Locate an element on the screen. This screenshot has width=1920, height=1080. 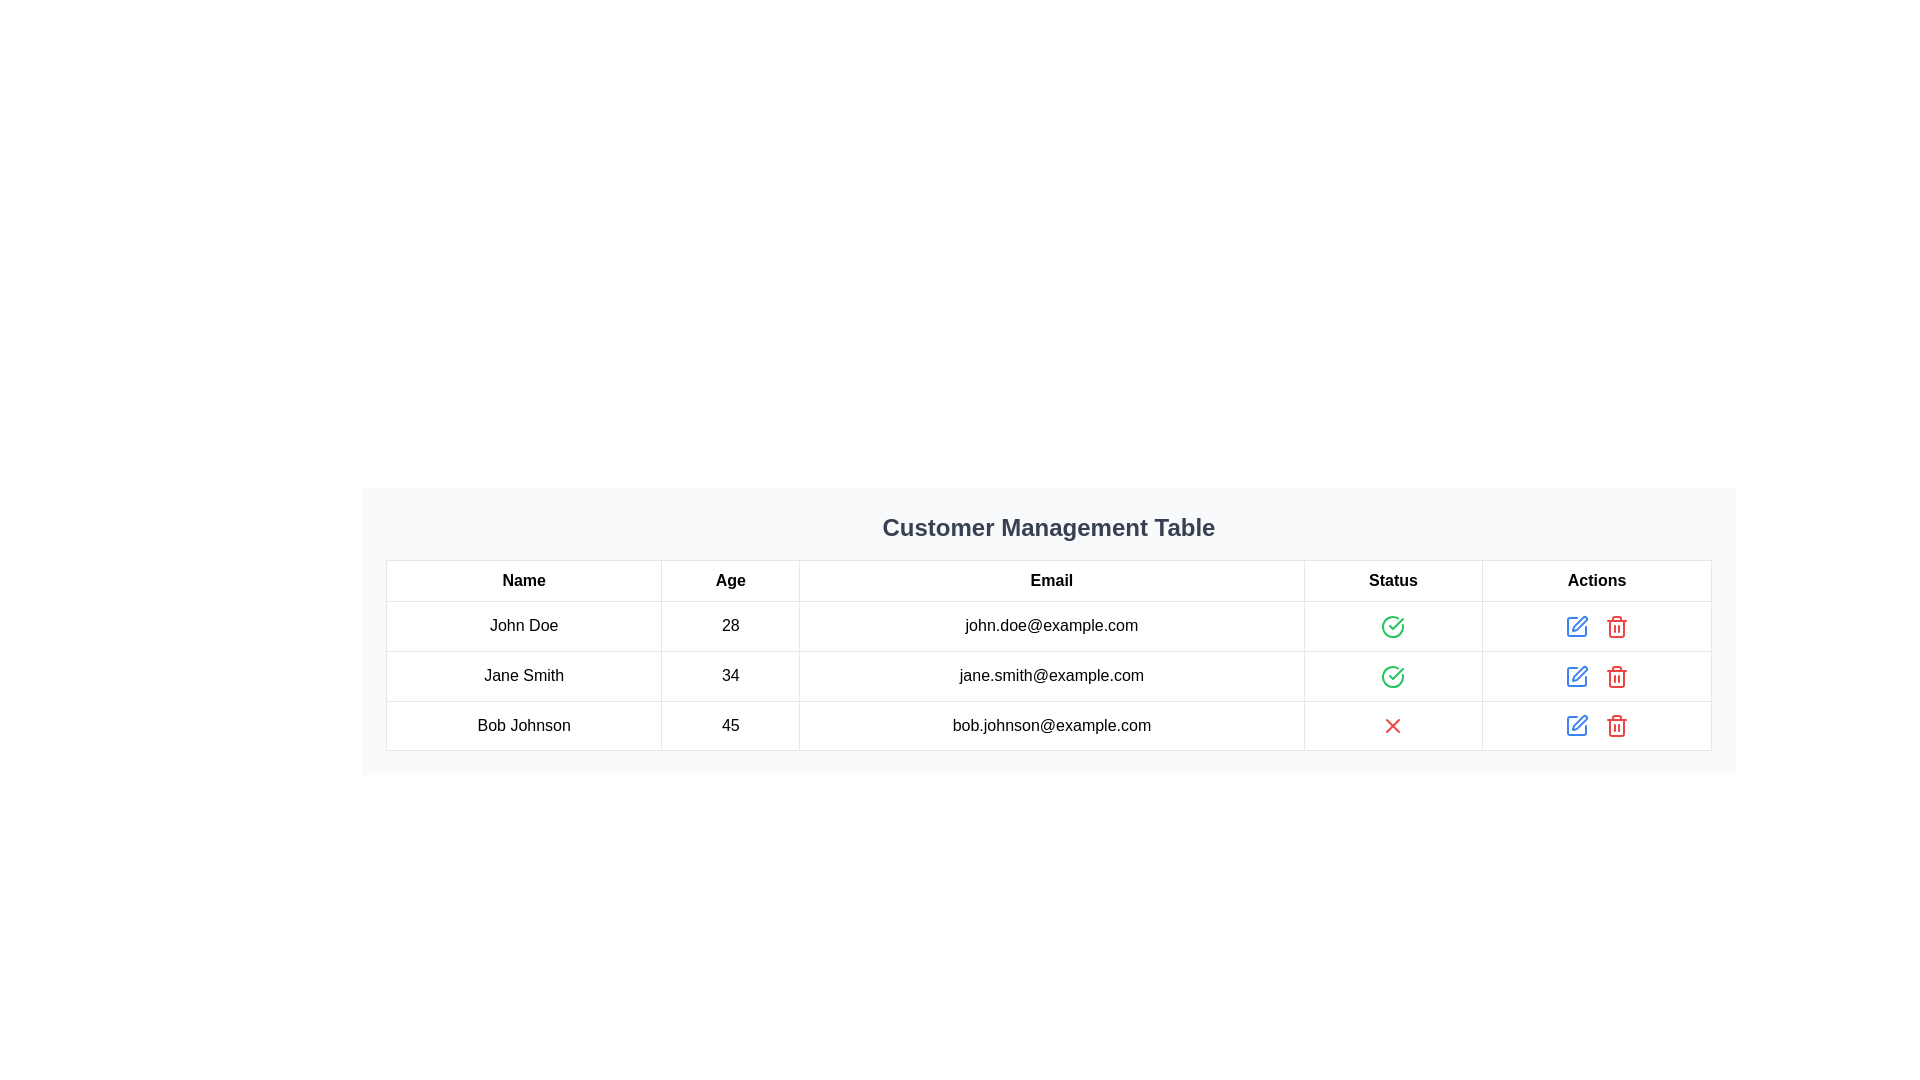
the table row containing the person's entry, which includes the name 'Jane Smith', age '34', and email 'jane.smith@example.com', located in the second row of the 'Customer Management Table' is located at coordinates (1048, 675).